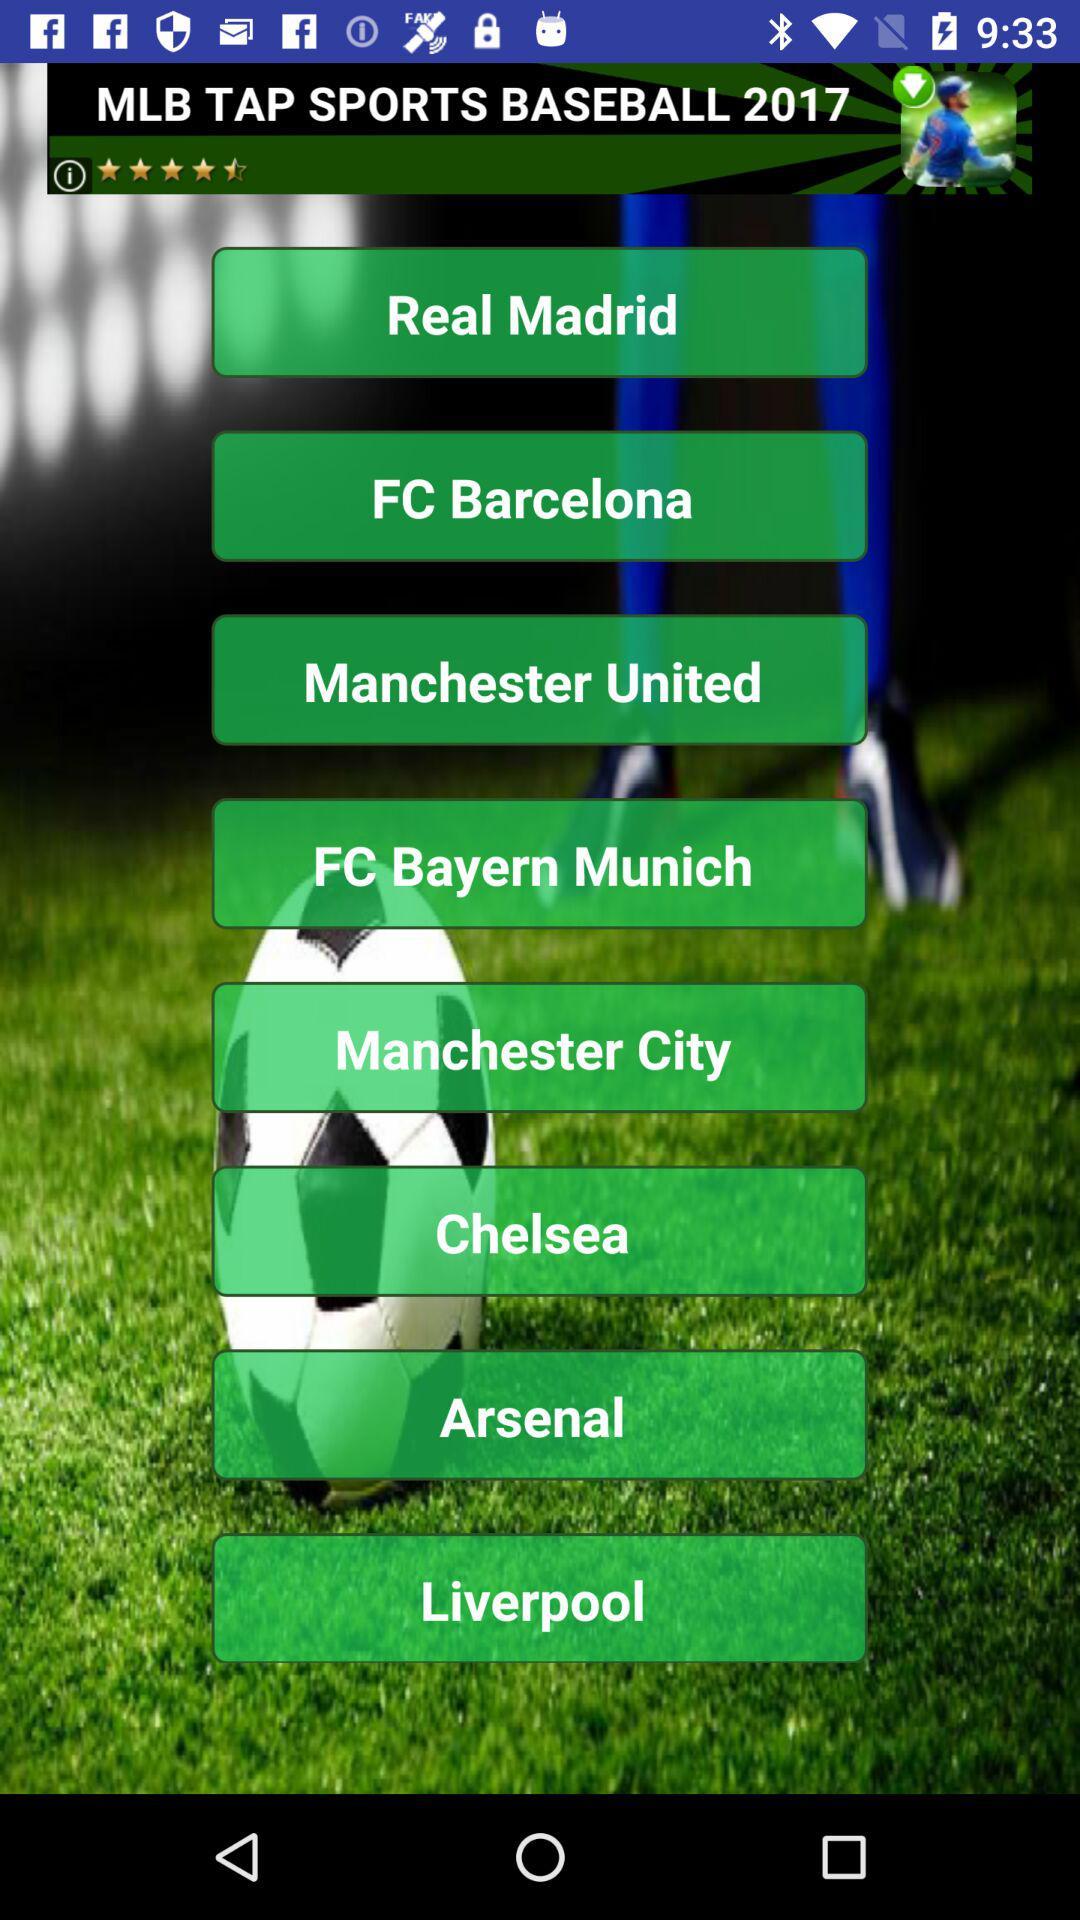 This screenshot has width=1080, height=1920. I want to click on advertisement, so click(538, 127).